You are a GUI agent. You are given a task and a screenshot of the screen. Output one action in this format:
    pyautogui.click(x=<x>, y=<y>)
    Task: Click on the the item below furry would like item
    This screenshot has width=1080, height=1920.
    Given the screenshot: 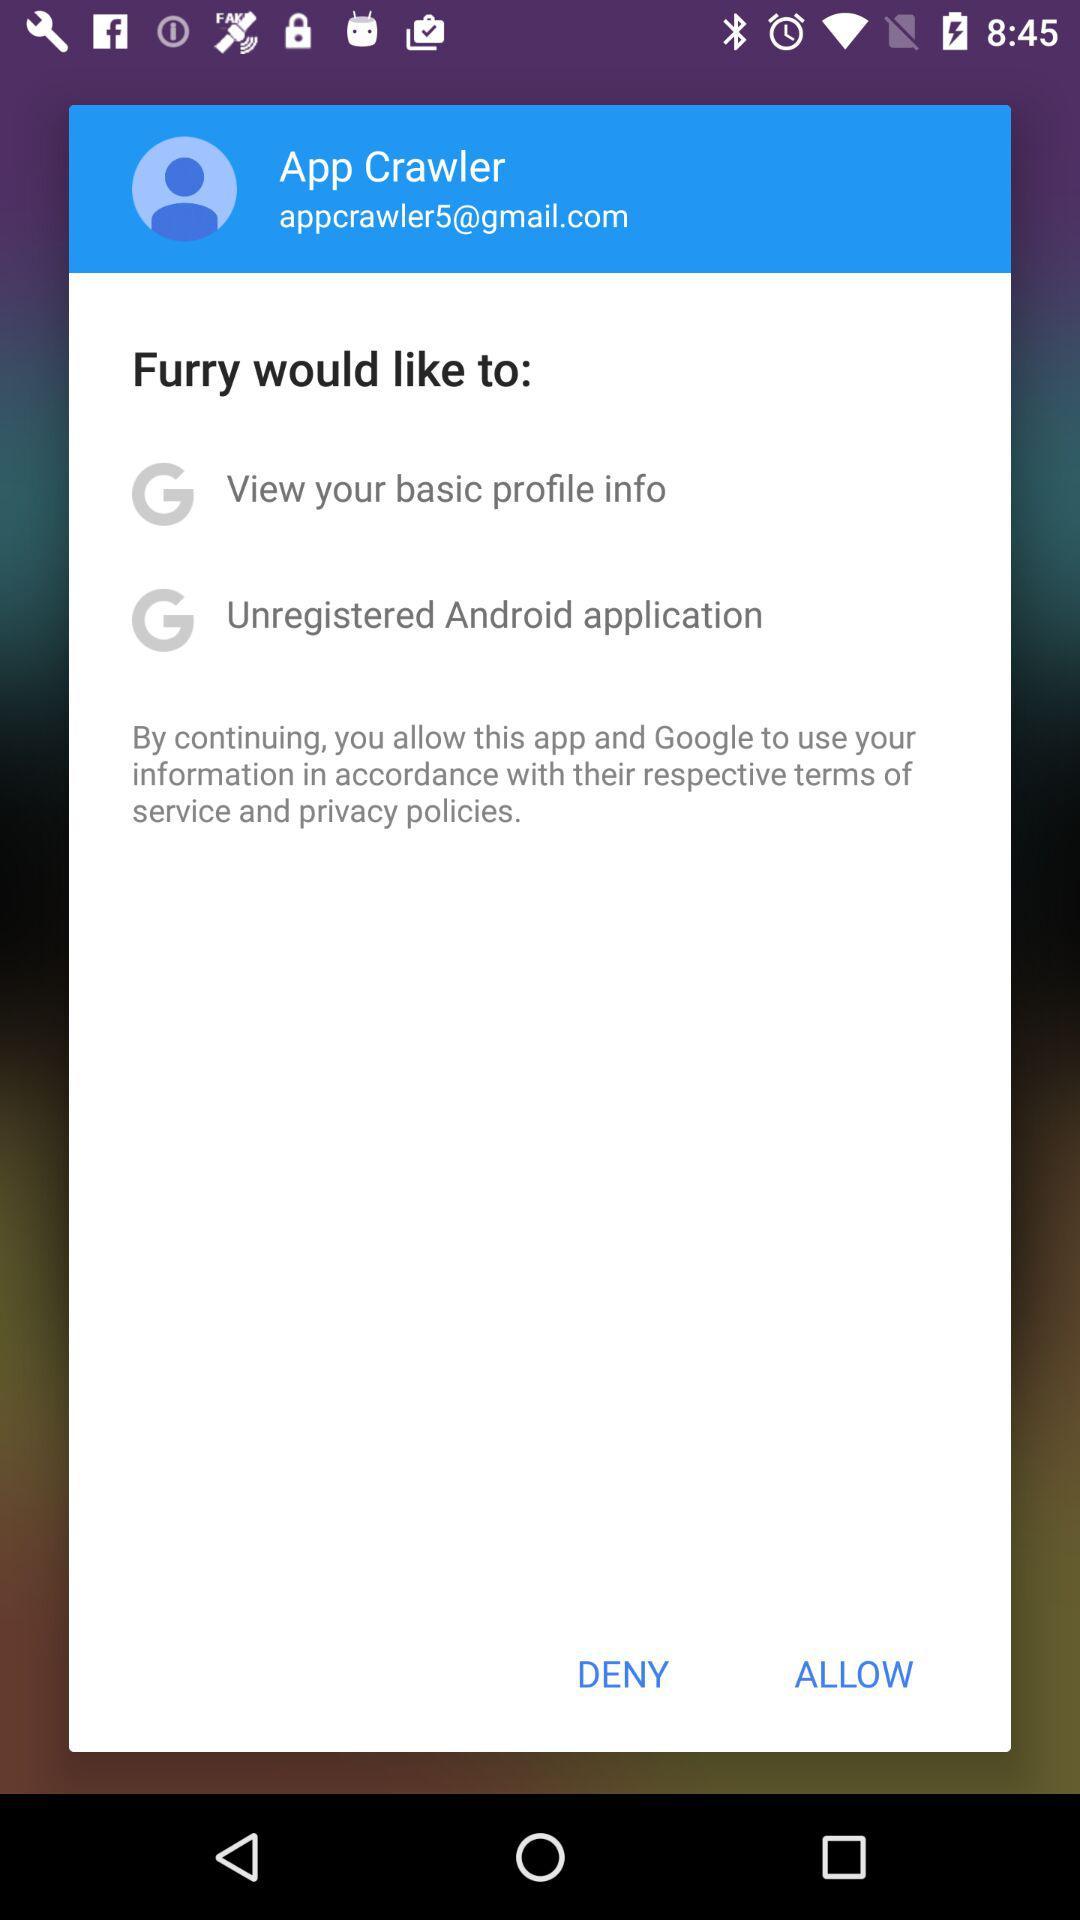 What is the action you would take?
    pyautogui.click(x=445, y=487)
    